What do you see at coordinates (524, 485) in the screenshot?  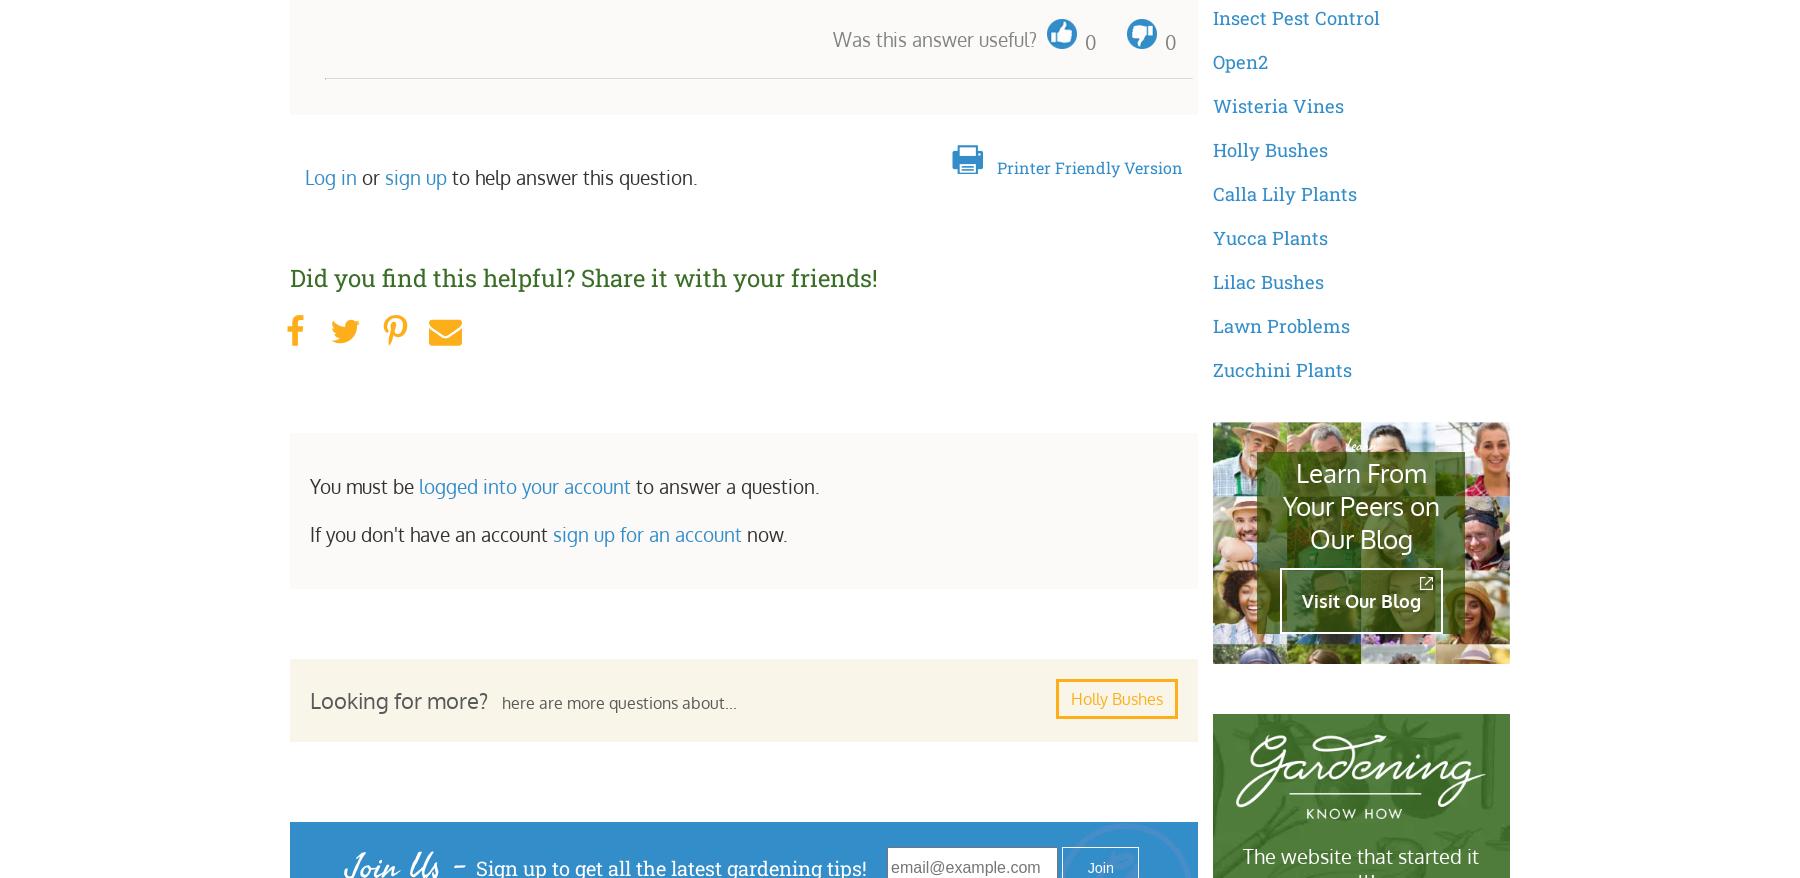 I see `'logged into your account'` at bounding box center [524, 485].